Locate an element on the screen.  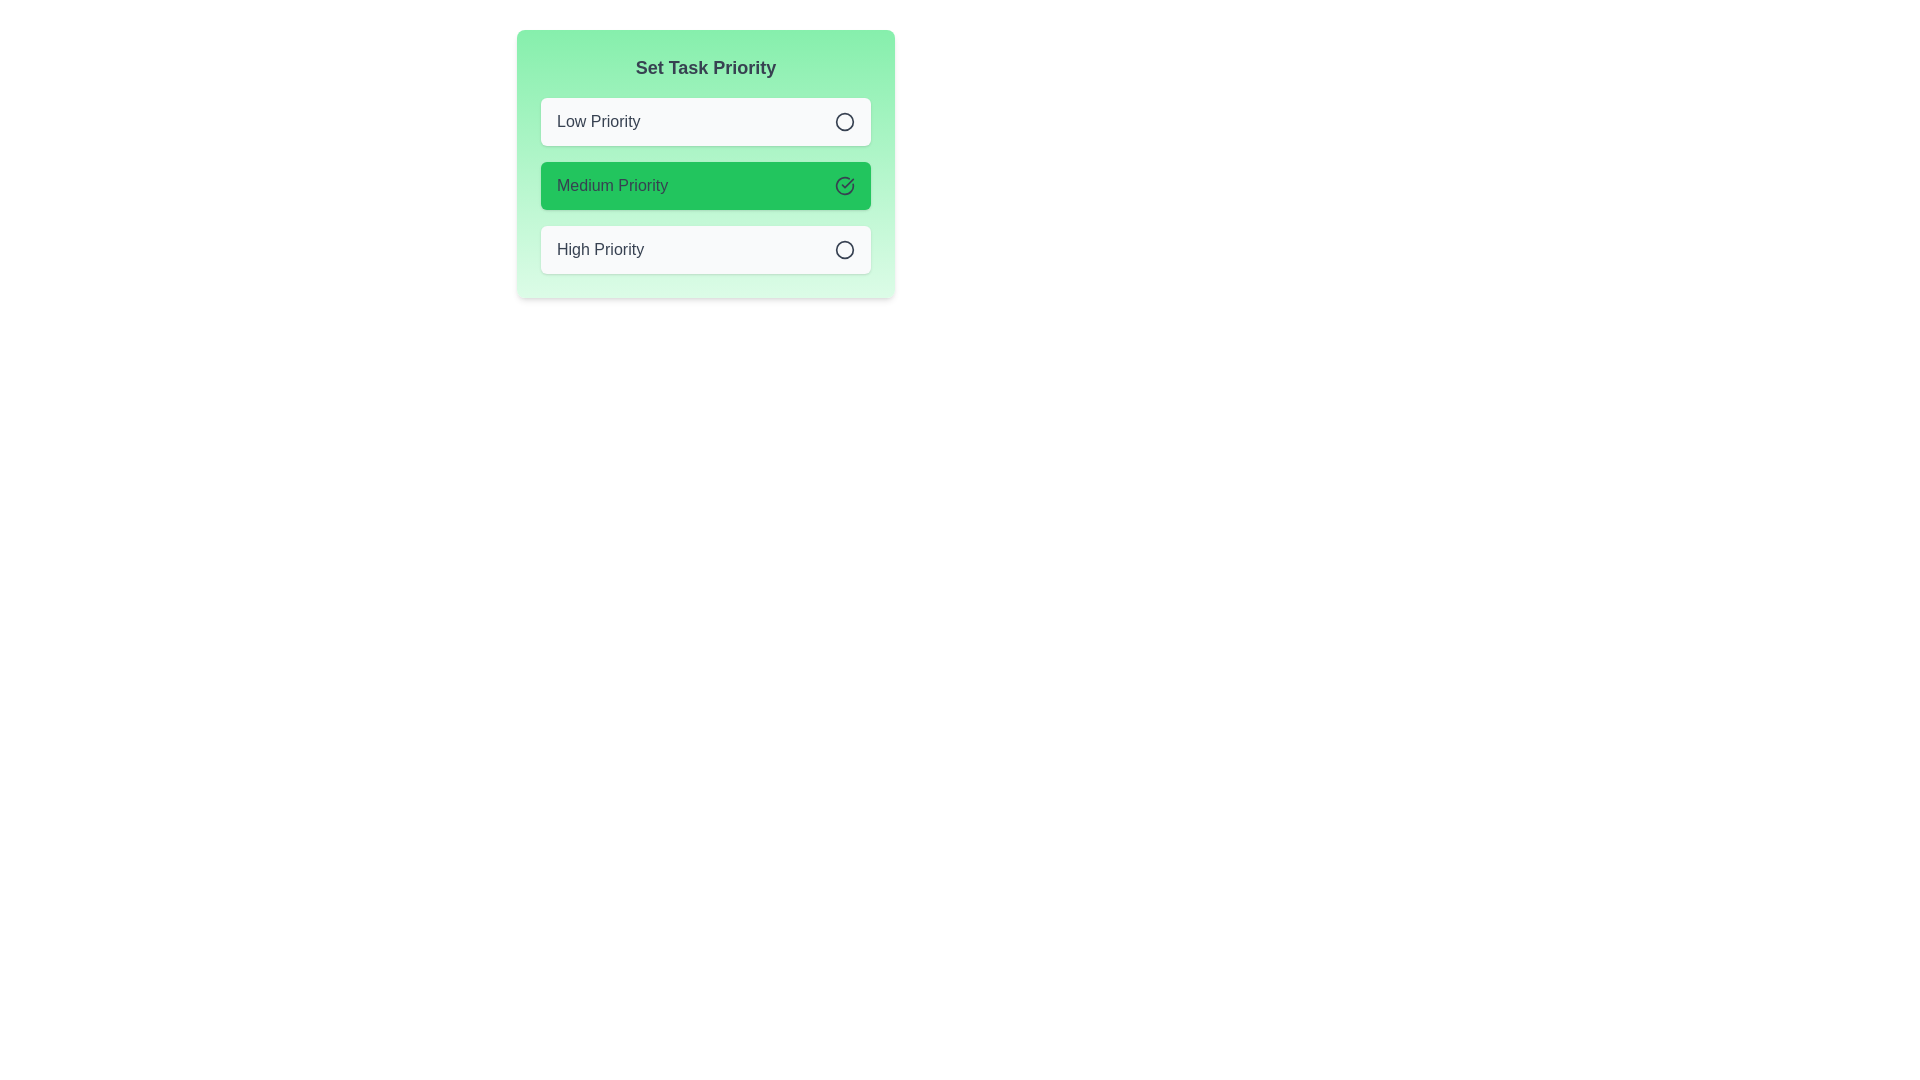
the 'Medium Priority' button is located at coordinates (705, 185).